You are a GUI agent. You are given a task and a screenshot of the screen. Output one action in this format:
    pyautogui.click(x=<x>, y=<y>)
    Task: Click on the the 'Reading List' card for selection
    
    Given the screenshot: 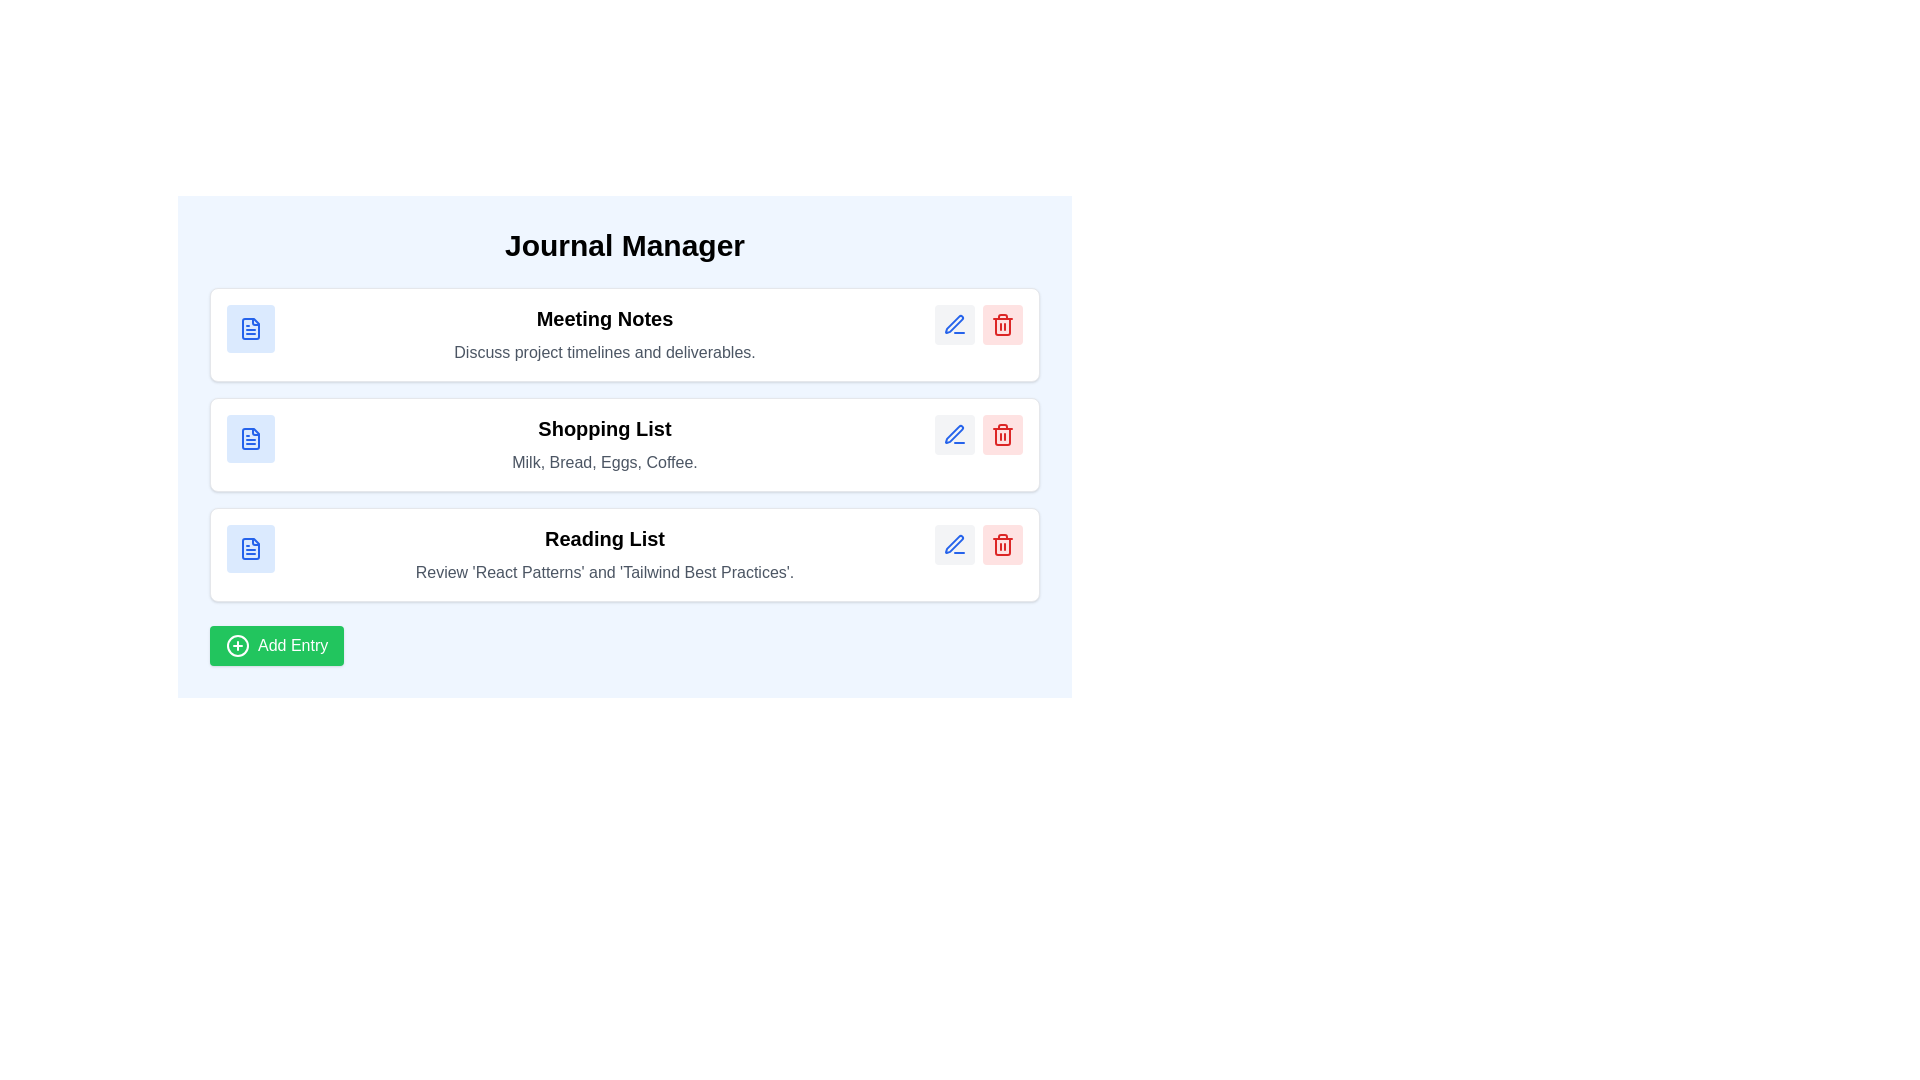 What is the action you would take?
    pyautogui.click(x=623, y=555)
    